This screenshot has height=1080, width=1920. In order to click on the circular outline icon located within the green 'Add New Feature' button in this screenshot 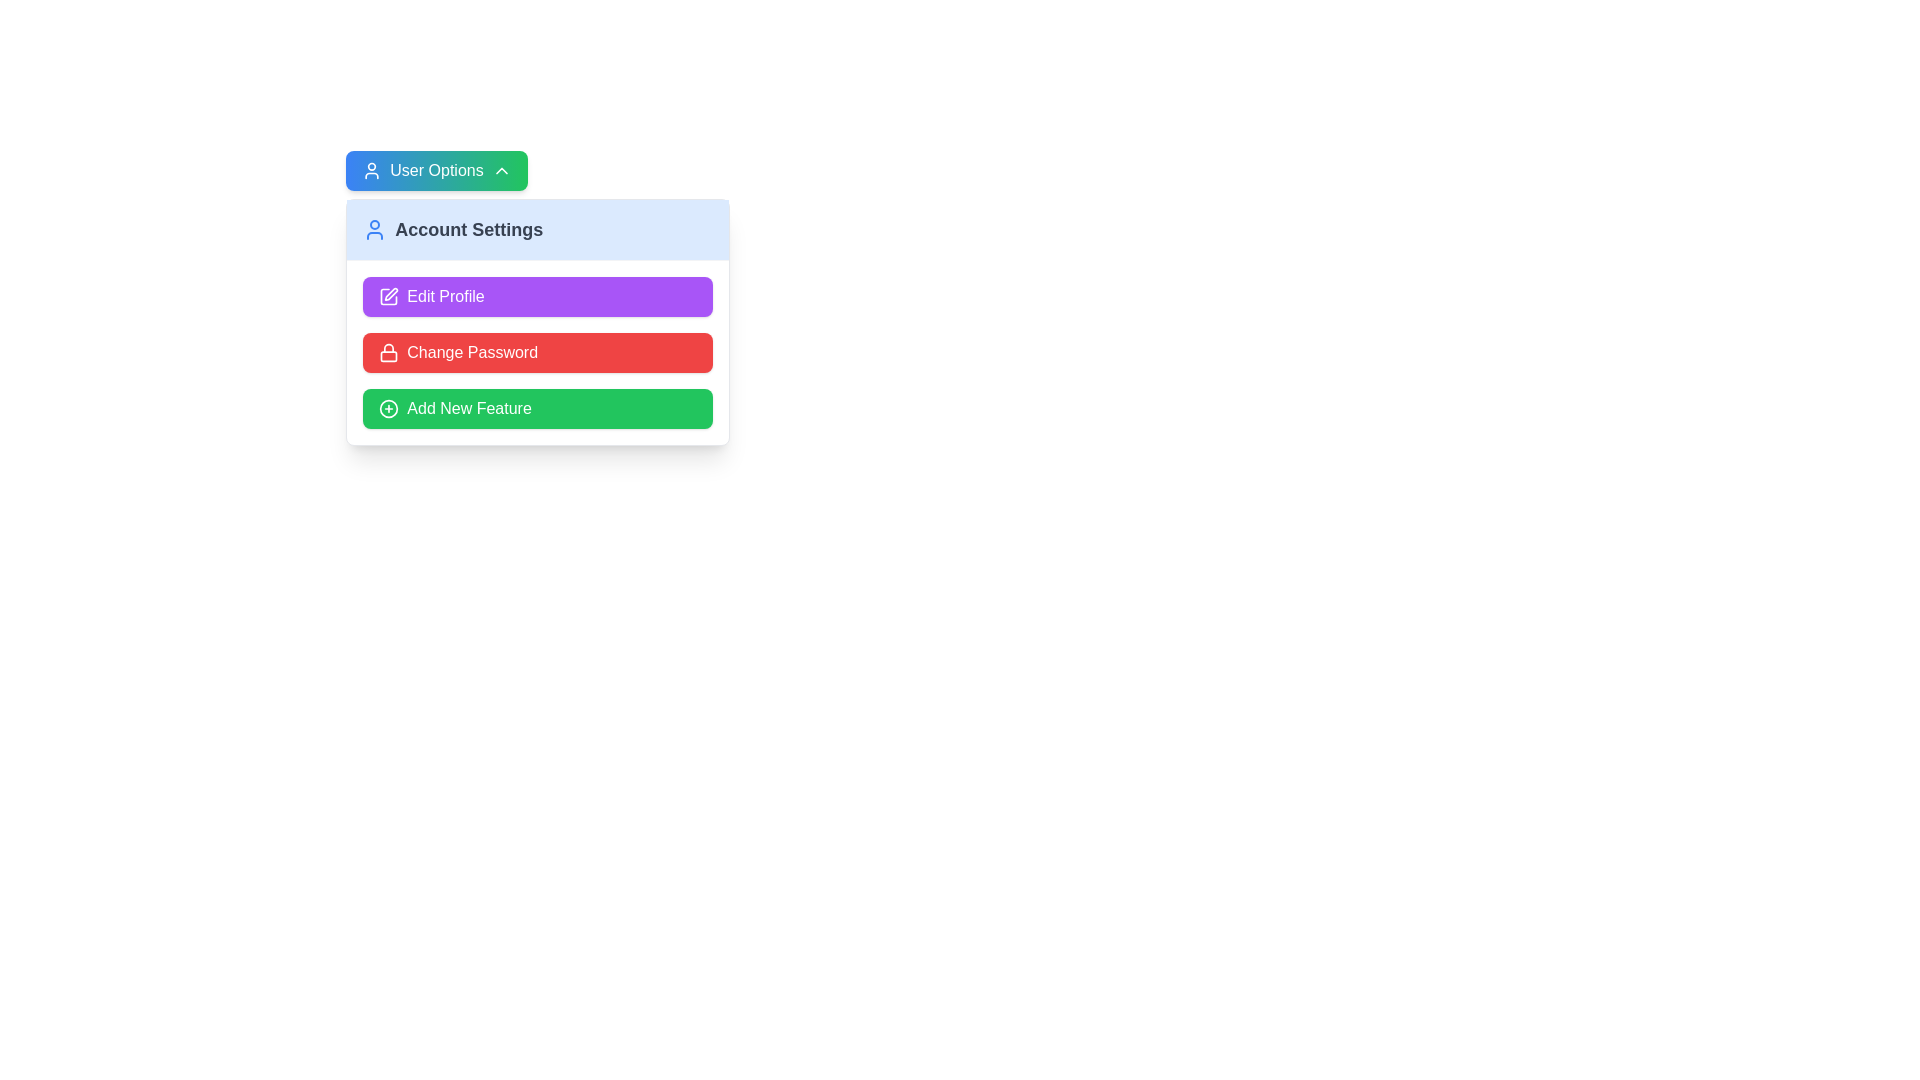, I will do `click(389, 407)`.